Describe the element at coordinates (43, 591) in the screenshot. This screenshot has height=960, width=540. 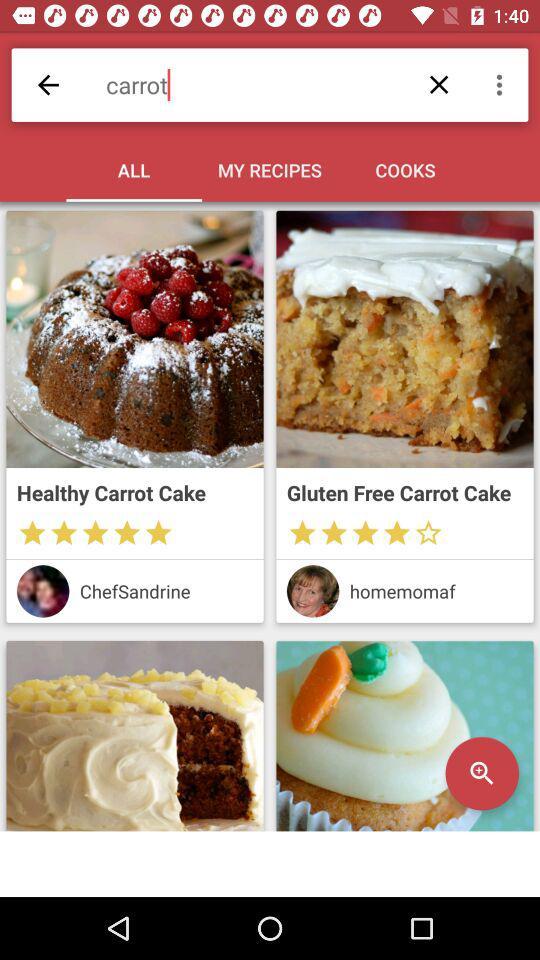
I see `see profile` at that location.